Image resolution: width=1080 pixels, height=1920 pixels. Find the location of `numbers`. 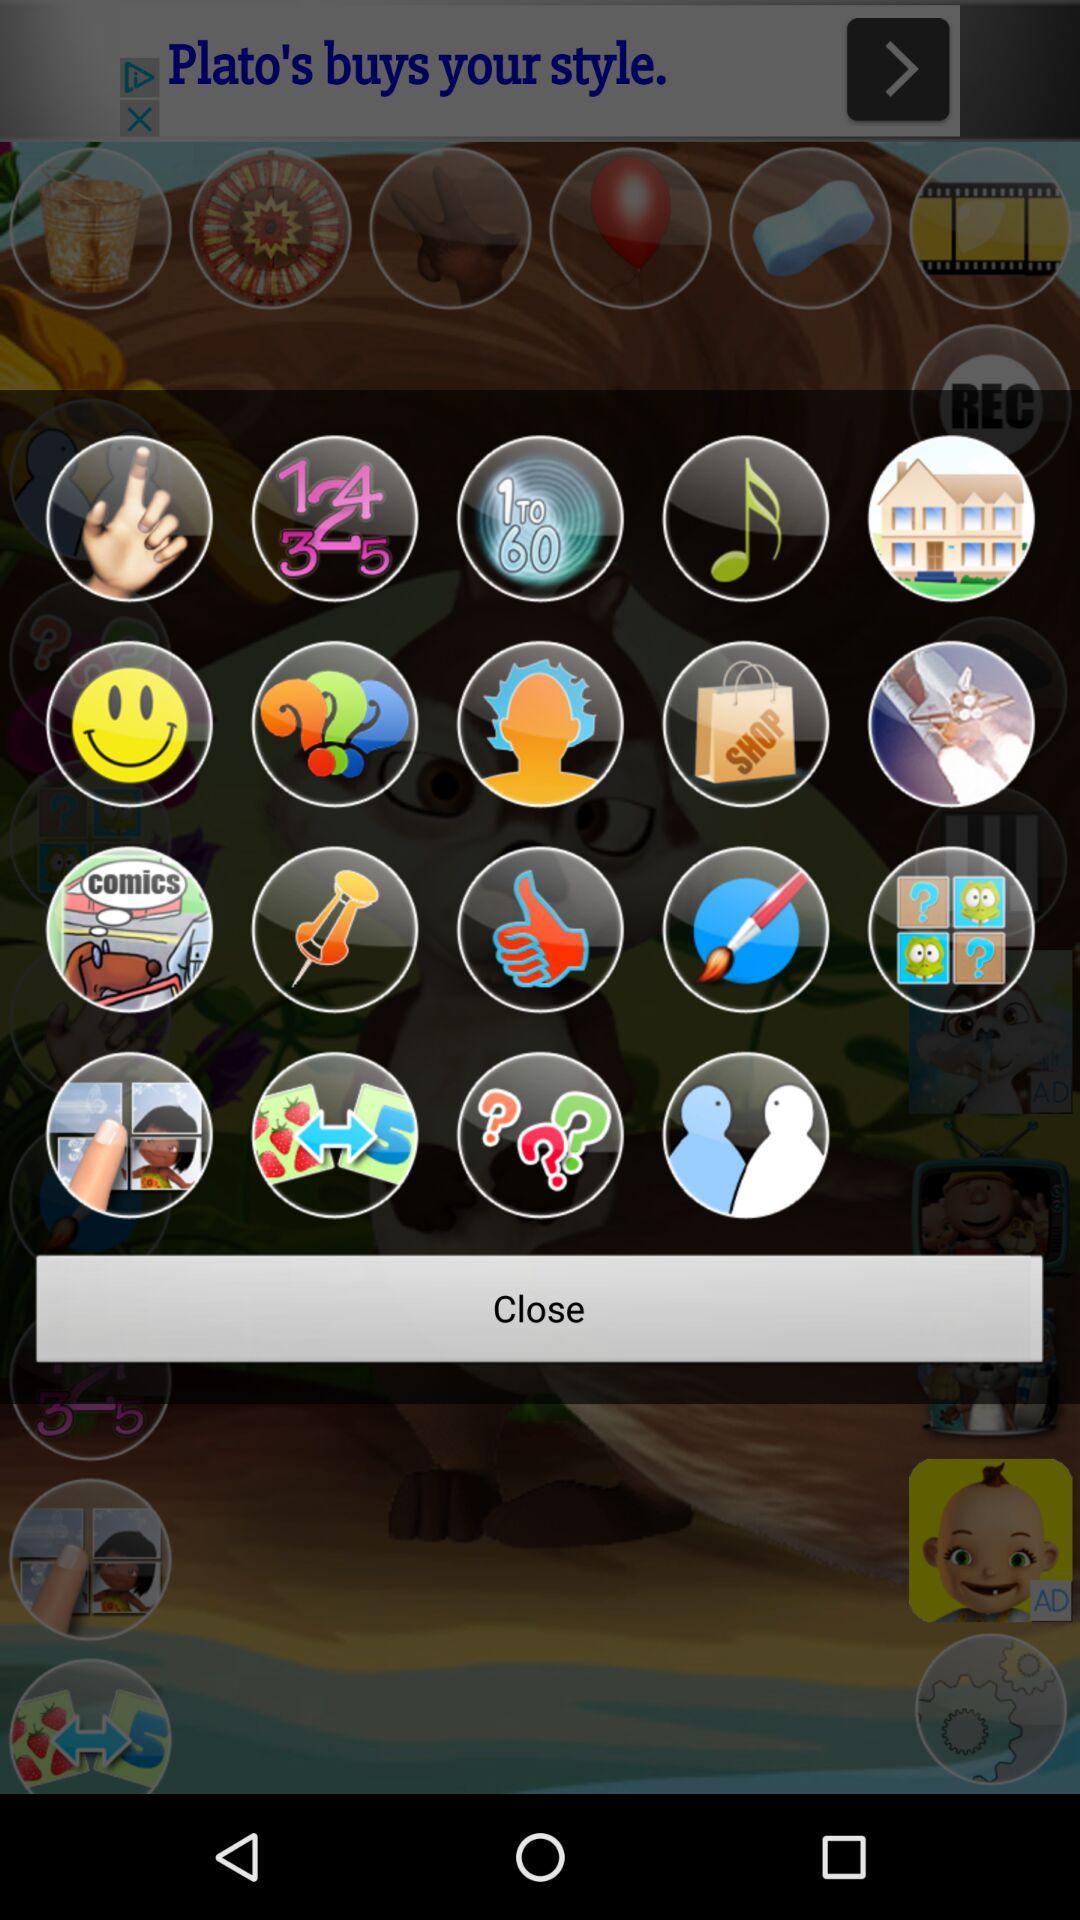

numbers is located at coordinates (333, 518).